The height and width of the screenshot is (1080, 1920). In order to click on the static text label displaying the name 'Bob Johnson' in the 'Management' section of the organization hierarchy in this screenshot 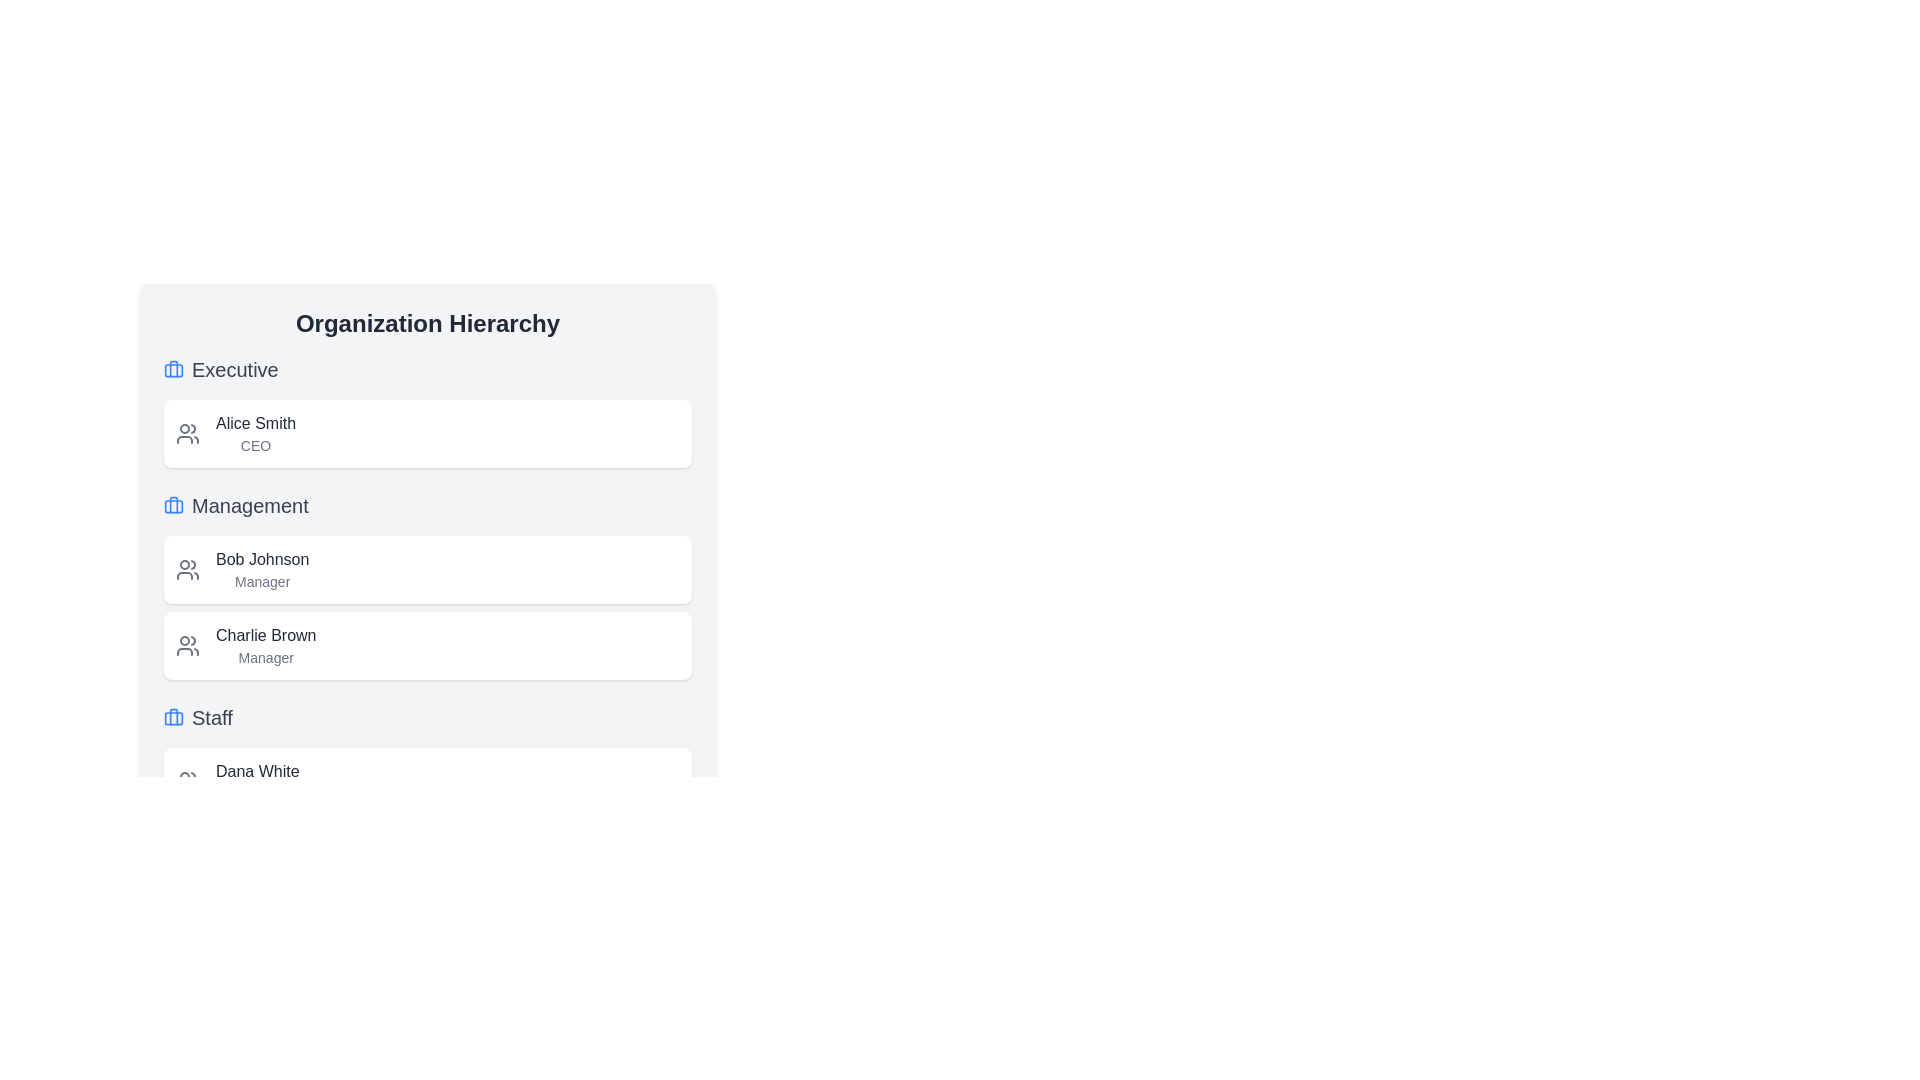, I will do `click(261, 559)`.